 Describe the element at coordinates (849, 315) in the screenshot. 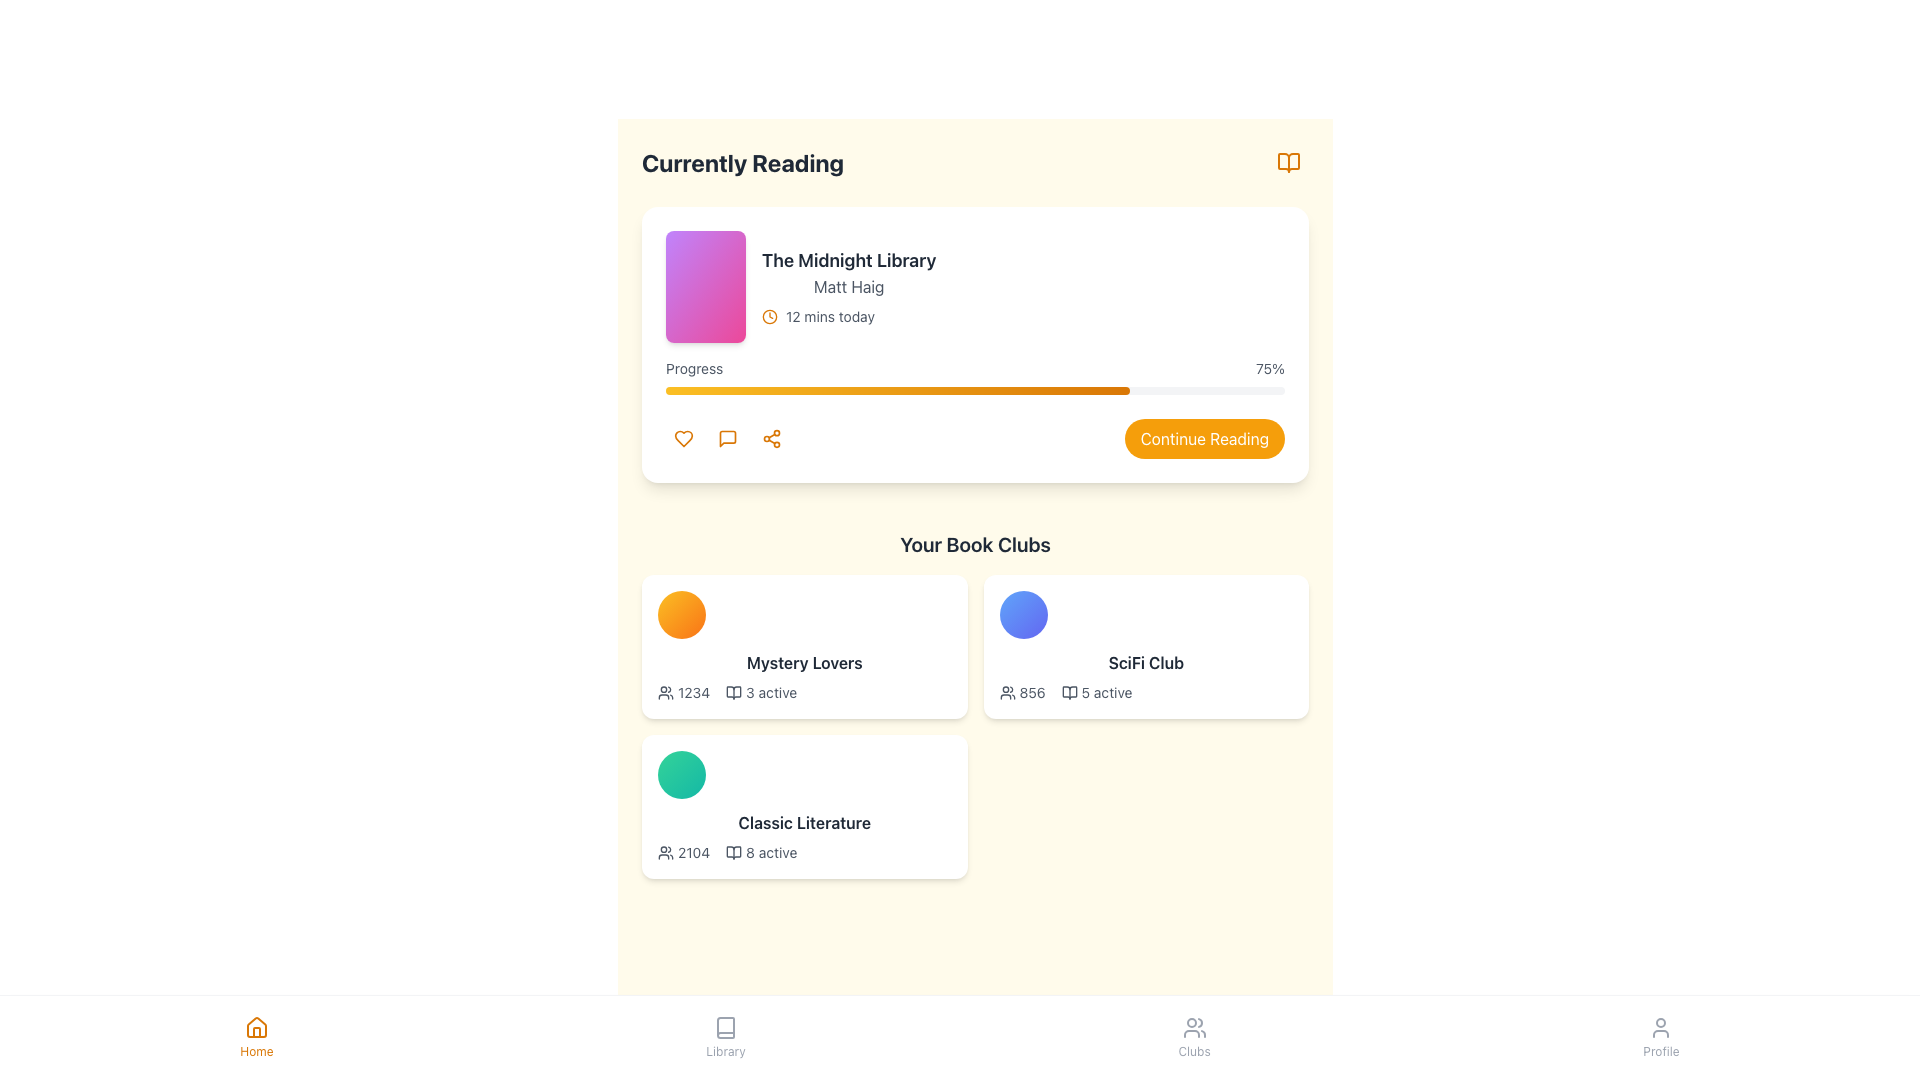

I see `the Icon and Label Pair that displays the time spent on the current reading activity for 'The Midnight Library', located under the 'Currently Reading' header` at that location.